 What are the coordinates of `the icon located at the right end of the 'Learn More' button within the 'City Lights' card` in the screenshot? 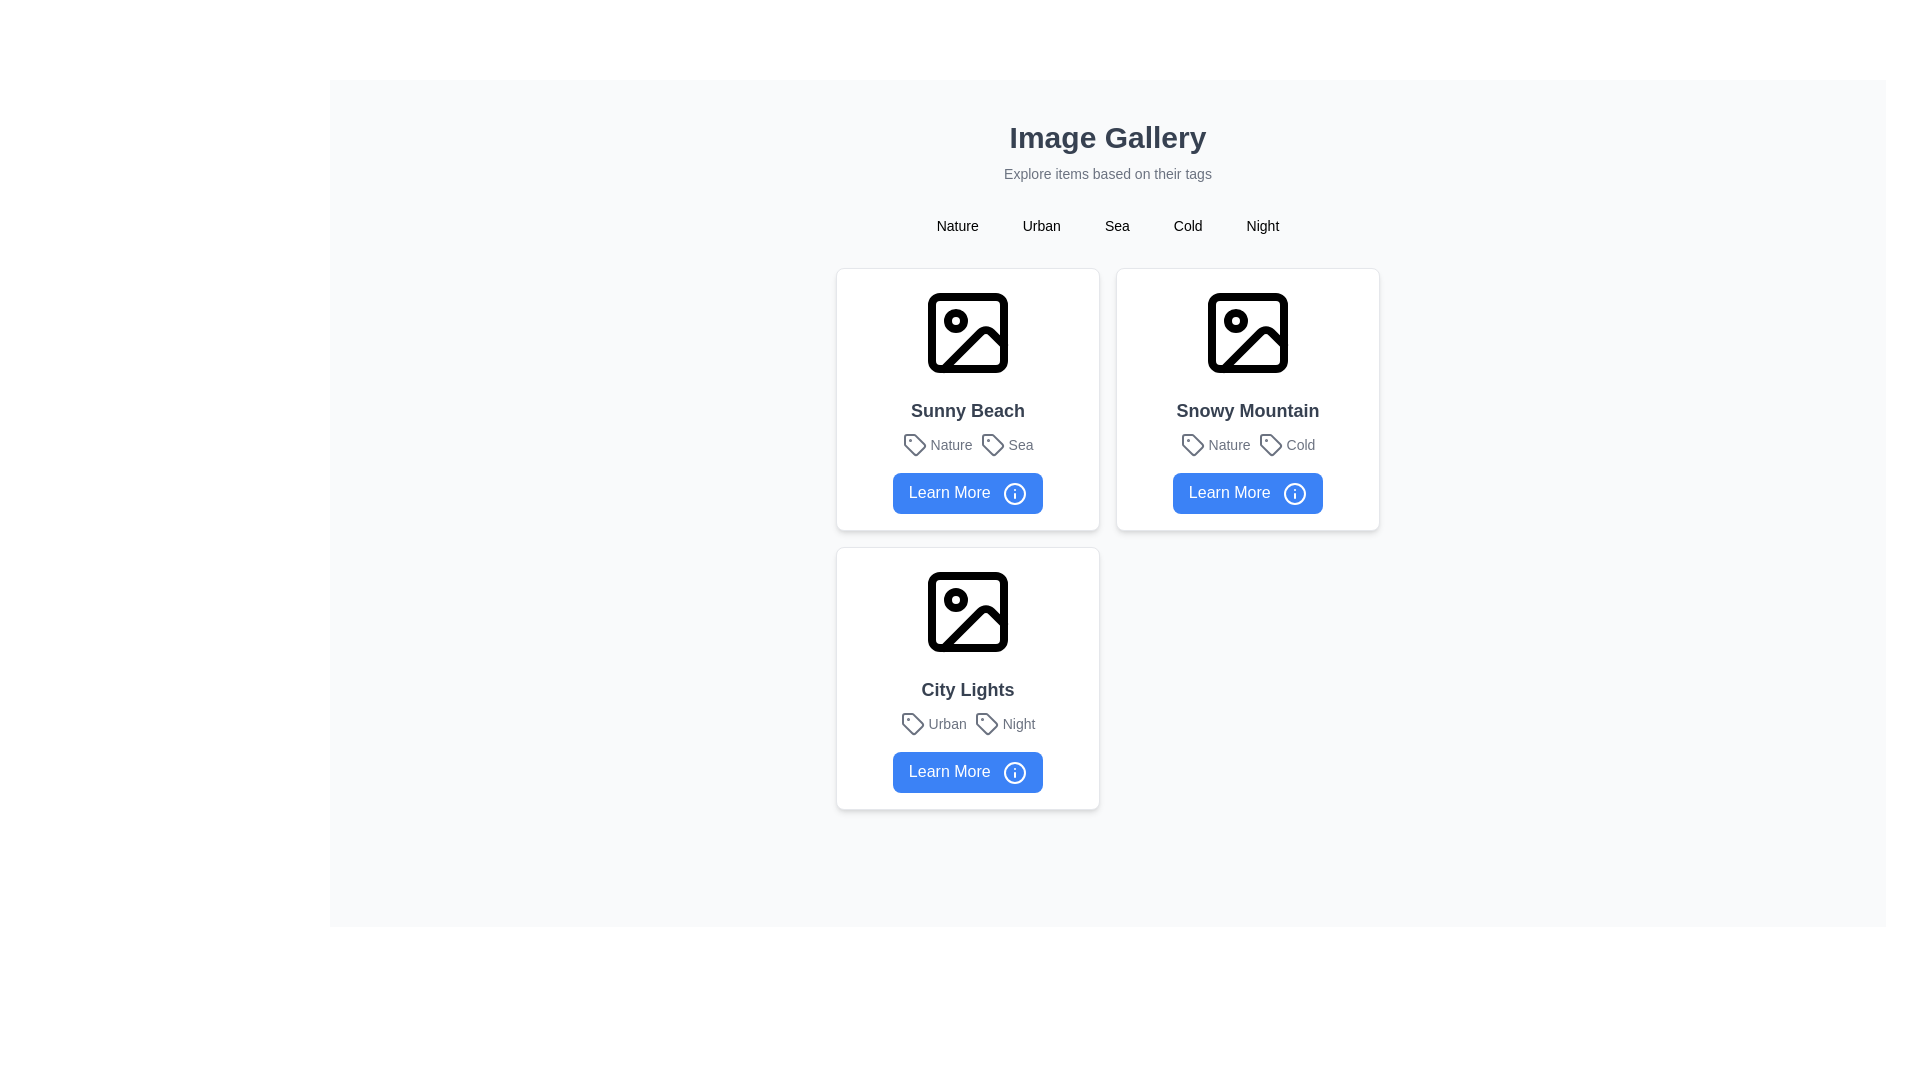 It's located at (1015, 771).